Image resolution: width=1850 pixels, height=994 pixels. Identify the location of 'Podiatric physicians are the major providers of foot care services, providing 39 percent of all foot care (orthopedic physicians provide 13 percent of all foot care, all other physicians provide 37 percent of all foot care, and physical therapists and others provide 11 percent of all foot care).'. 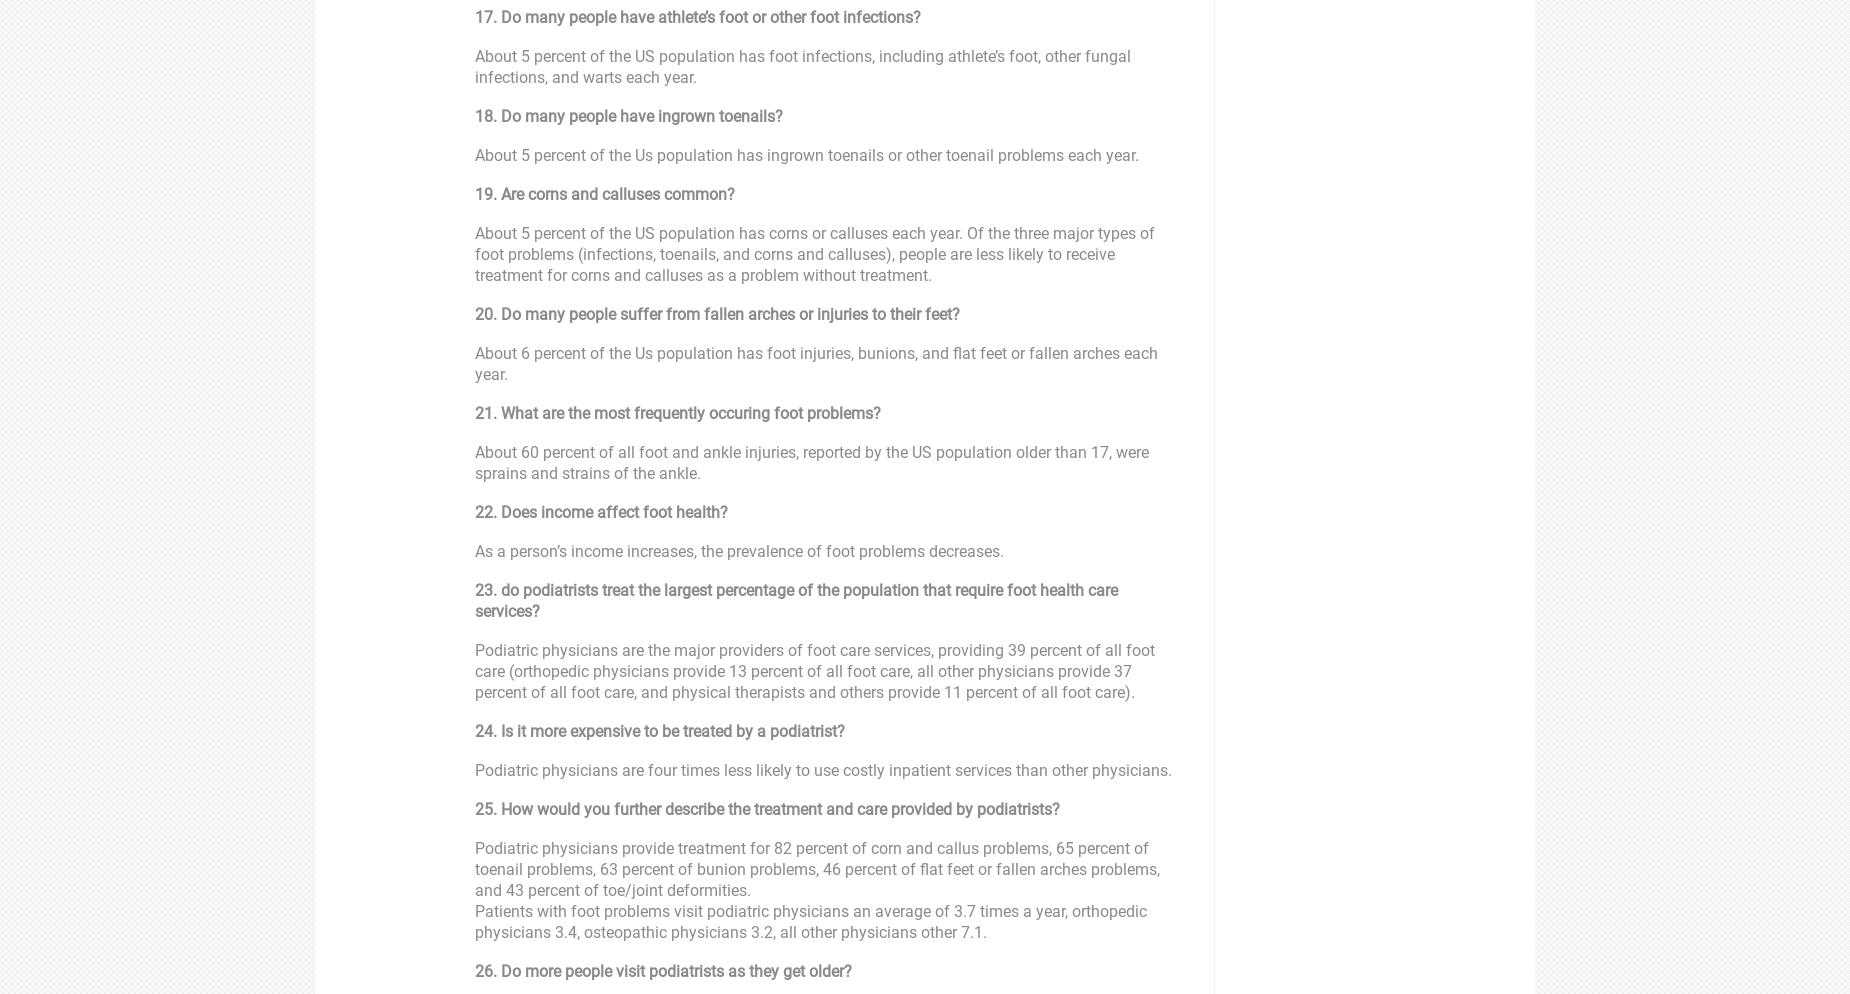
(814, 671).